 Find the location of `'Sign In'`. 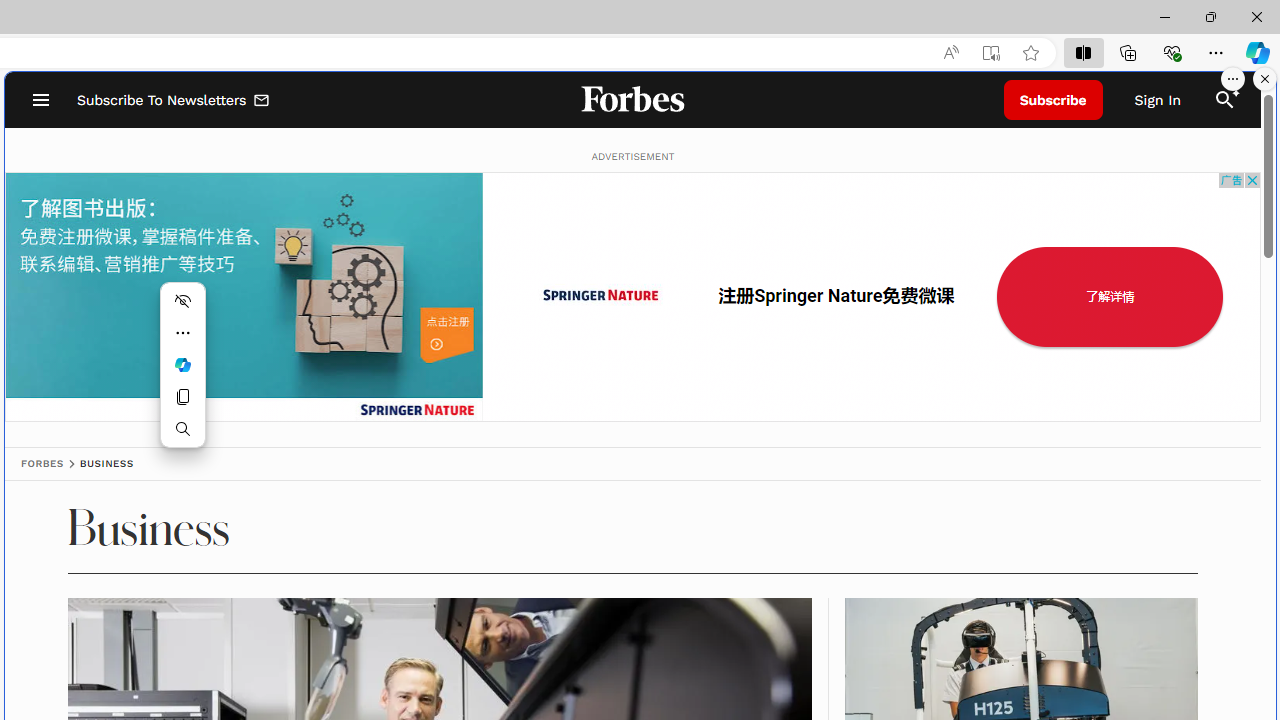

'Sign In' is located at coordinates (1157, 100).